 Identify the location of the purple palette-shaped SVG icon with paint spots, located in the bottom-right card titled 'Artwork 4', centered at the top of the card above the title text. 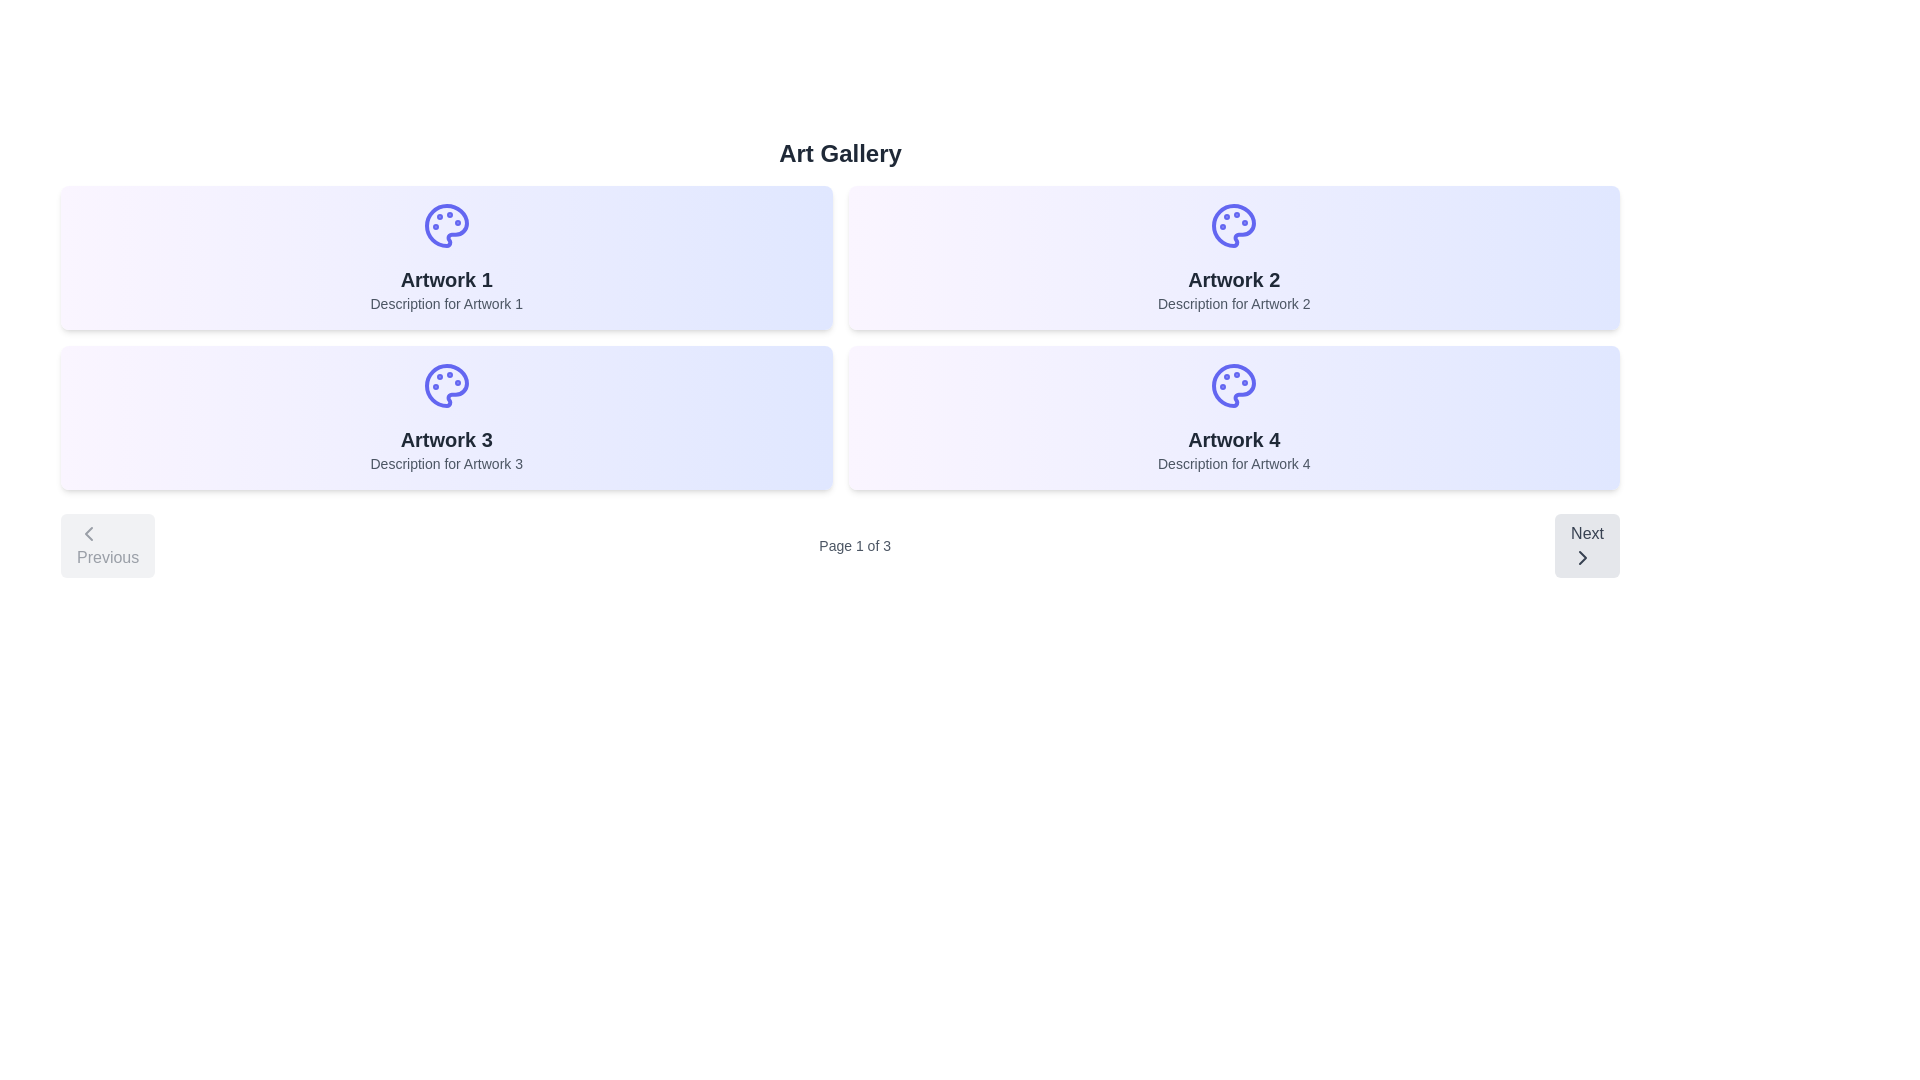
(1233, 385).